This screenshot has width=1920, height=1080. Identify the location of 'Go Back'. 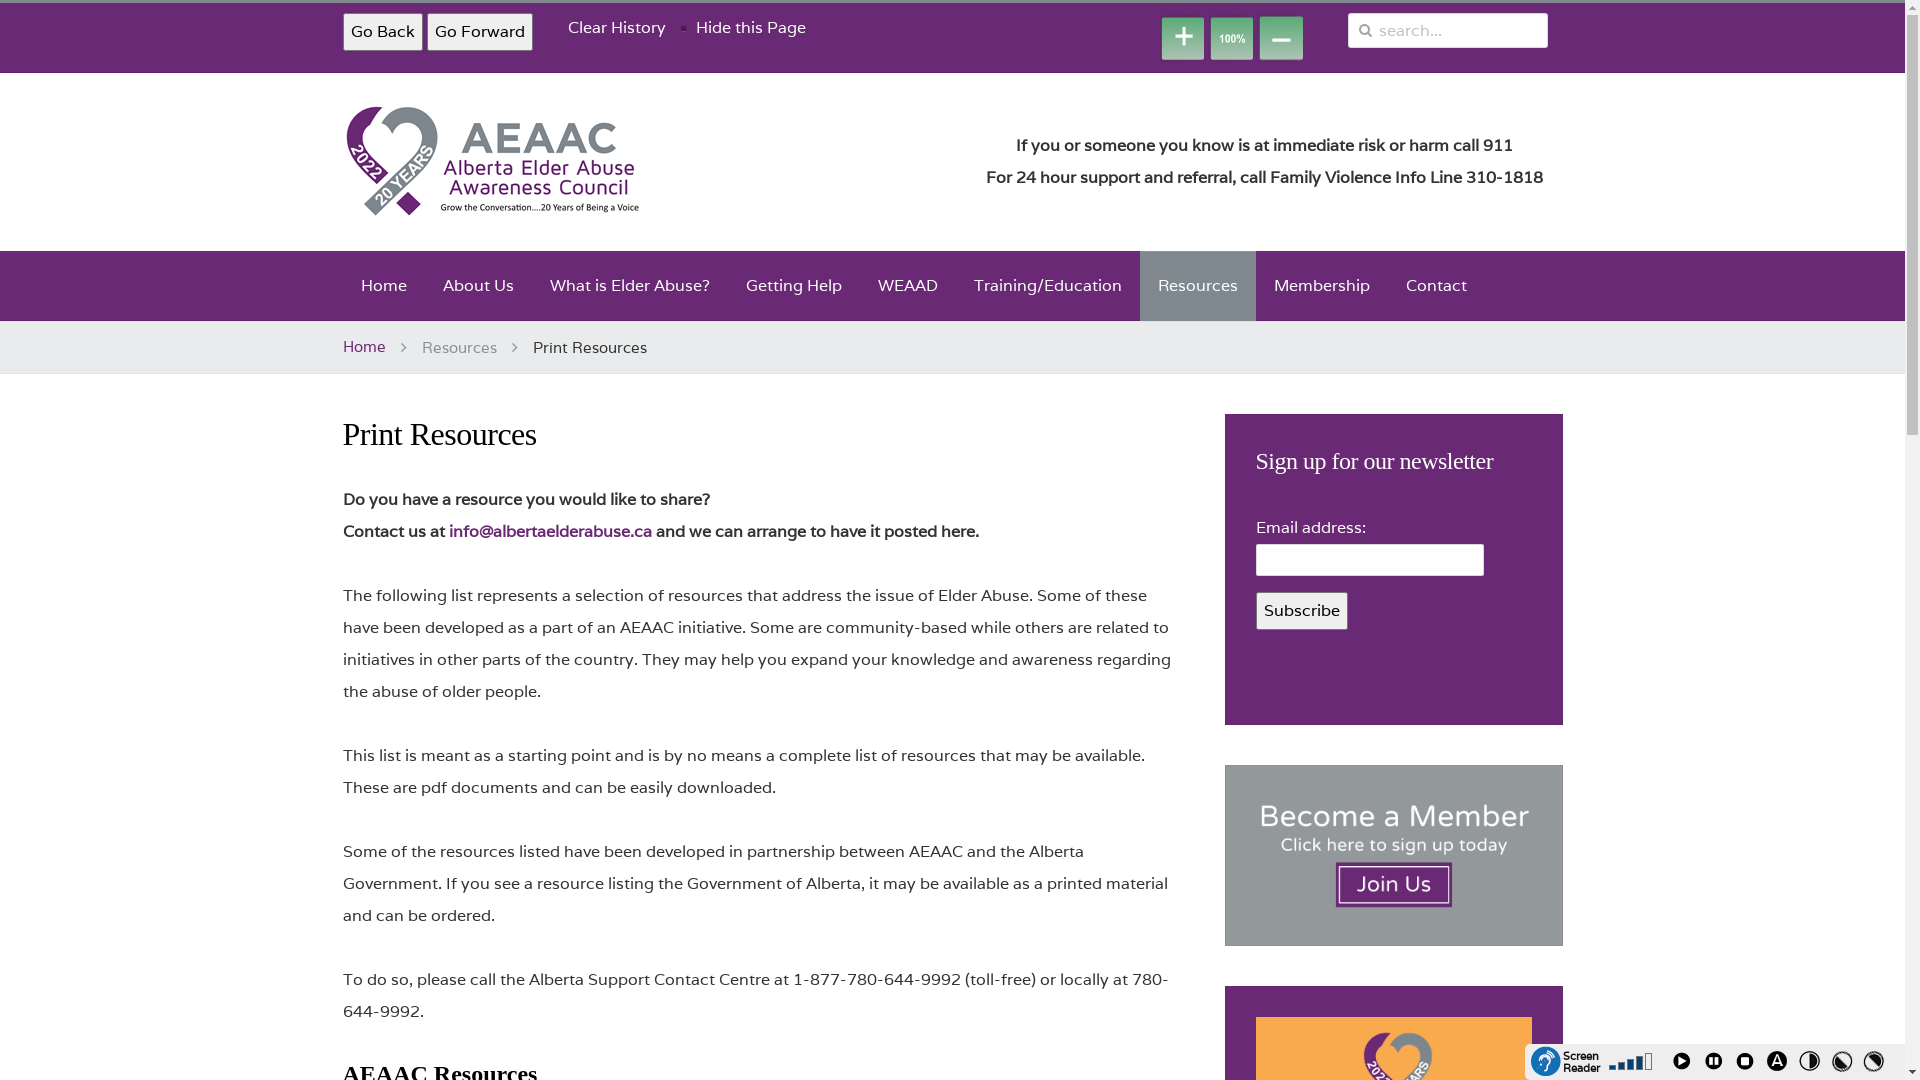
(341, 31).